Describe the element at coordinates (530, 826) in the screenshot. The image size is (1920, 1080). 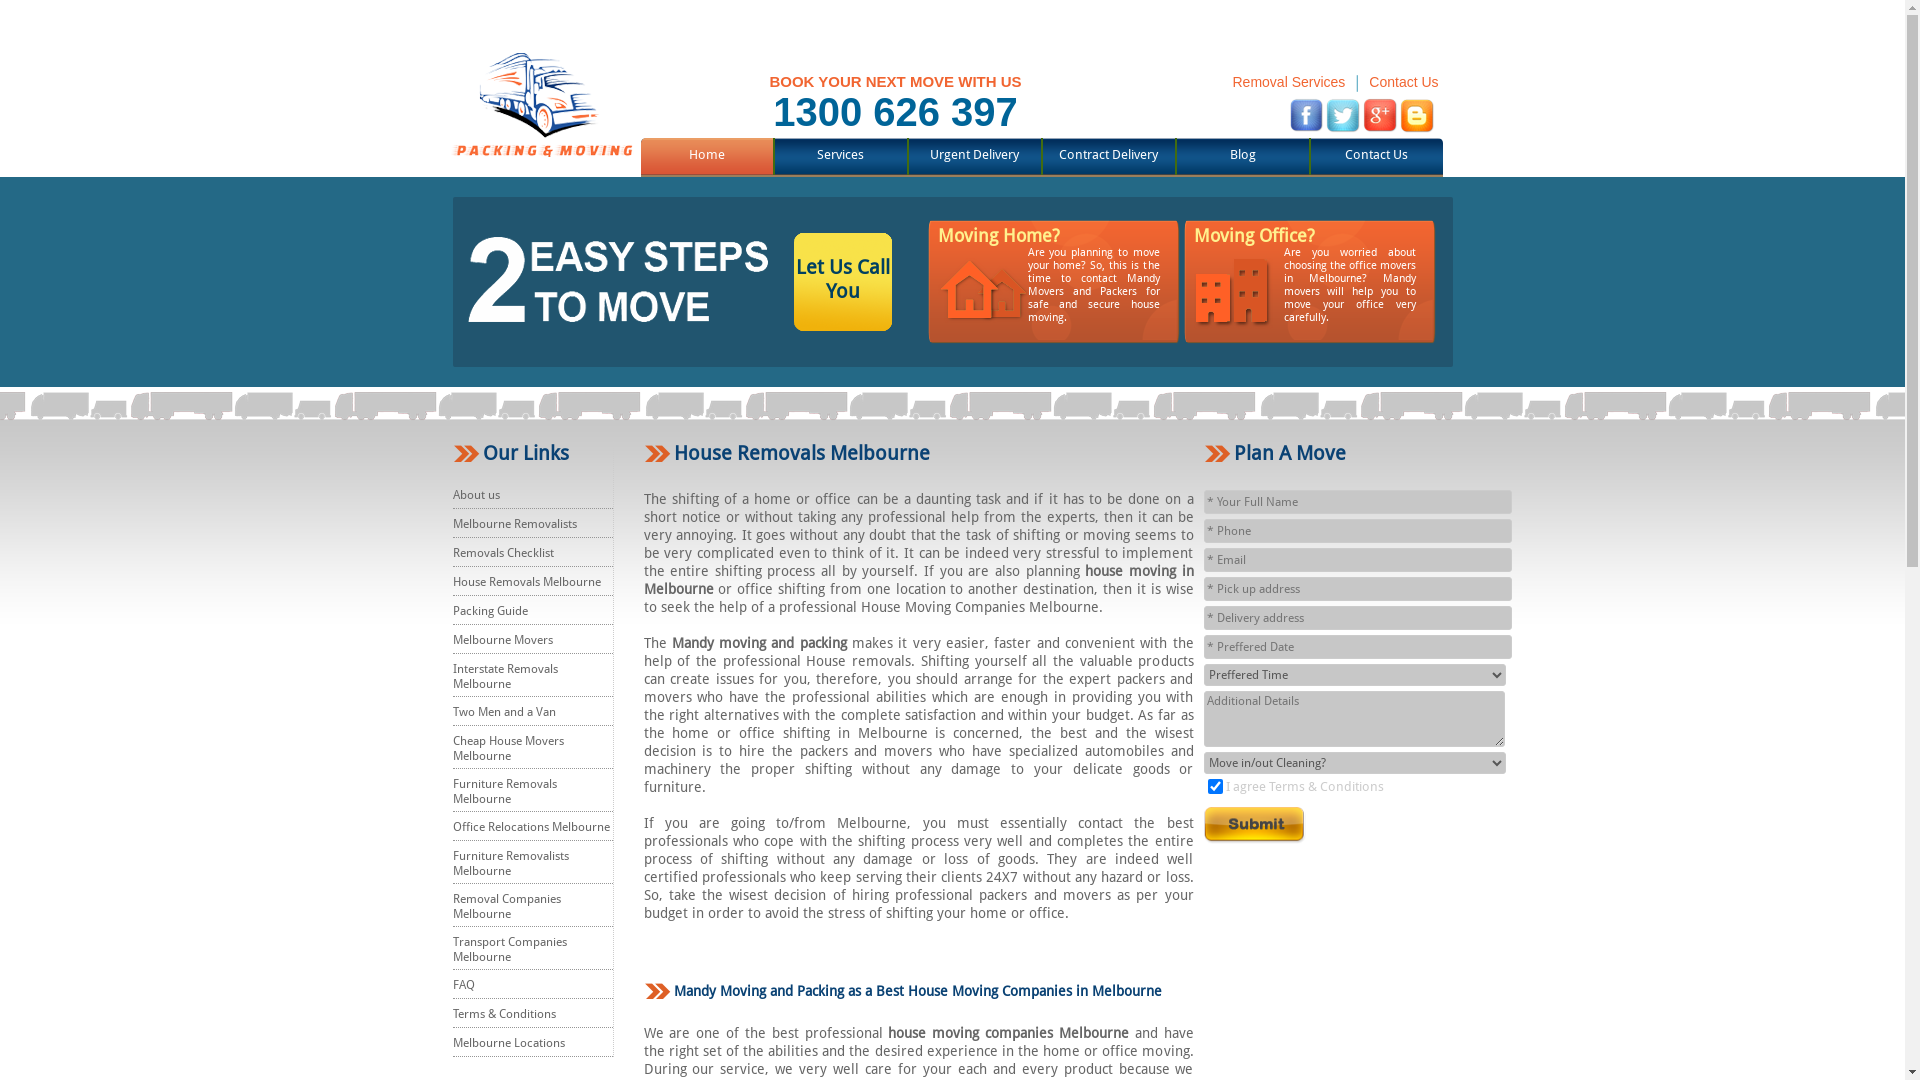
I see `'Office Relocations Melbourne'` at that location.